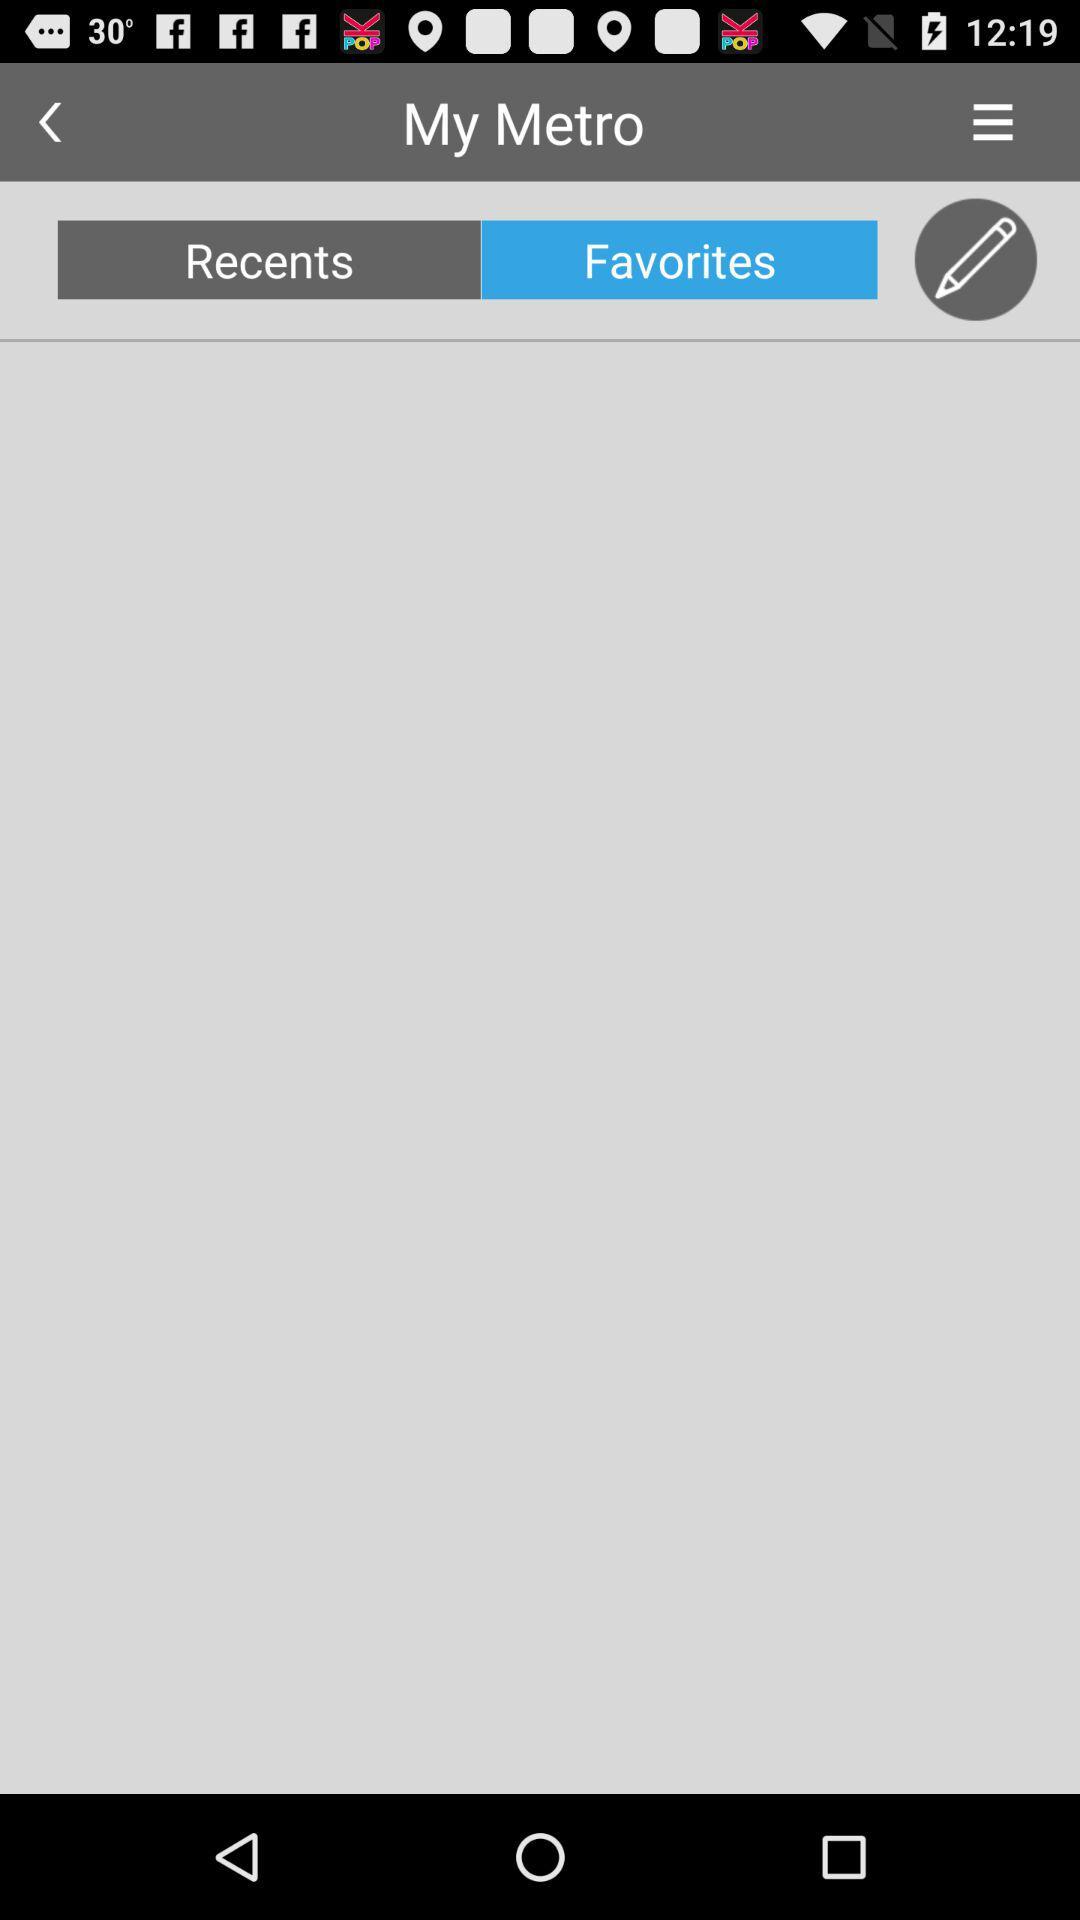 This screenshot has width=1080, height=1920. Describe the element at coordinates (992, 129) in the screenshot. I see `the menu icon` at that location.